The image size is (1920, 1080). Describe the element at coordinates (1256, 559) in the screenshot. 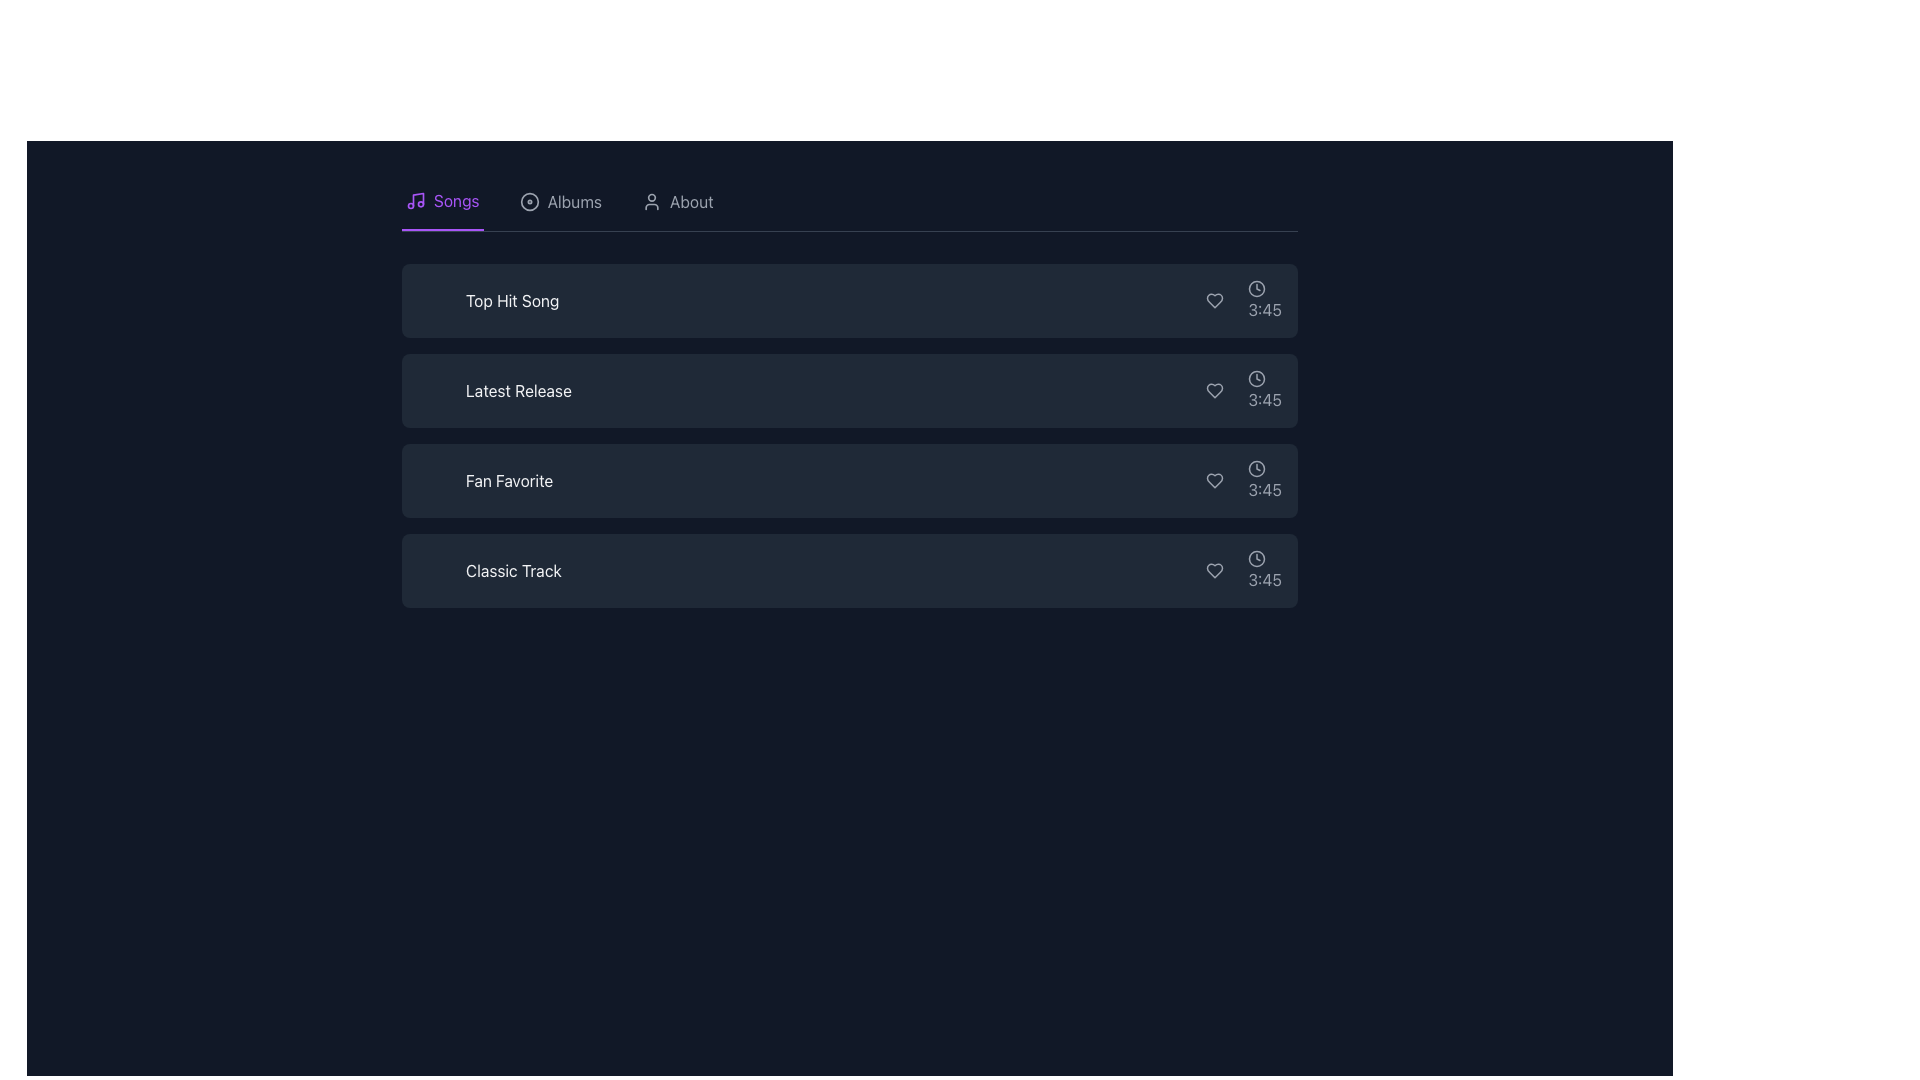

I see `the clock icon, which is a gray outlined circular icon with two hands indicating time, located at the far-right side of the last item in a vertically stacked list, adjacent to the '3:45' text` at that location.